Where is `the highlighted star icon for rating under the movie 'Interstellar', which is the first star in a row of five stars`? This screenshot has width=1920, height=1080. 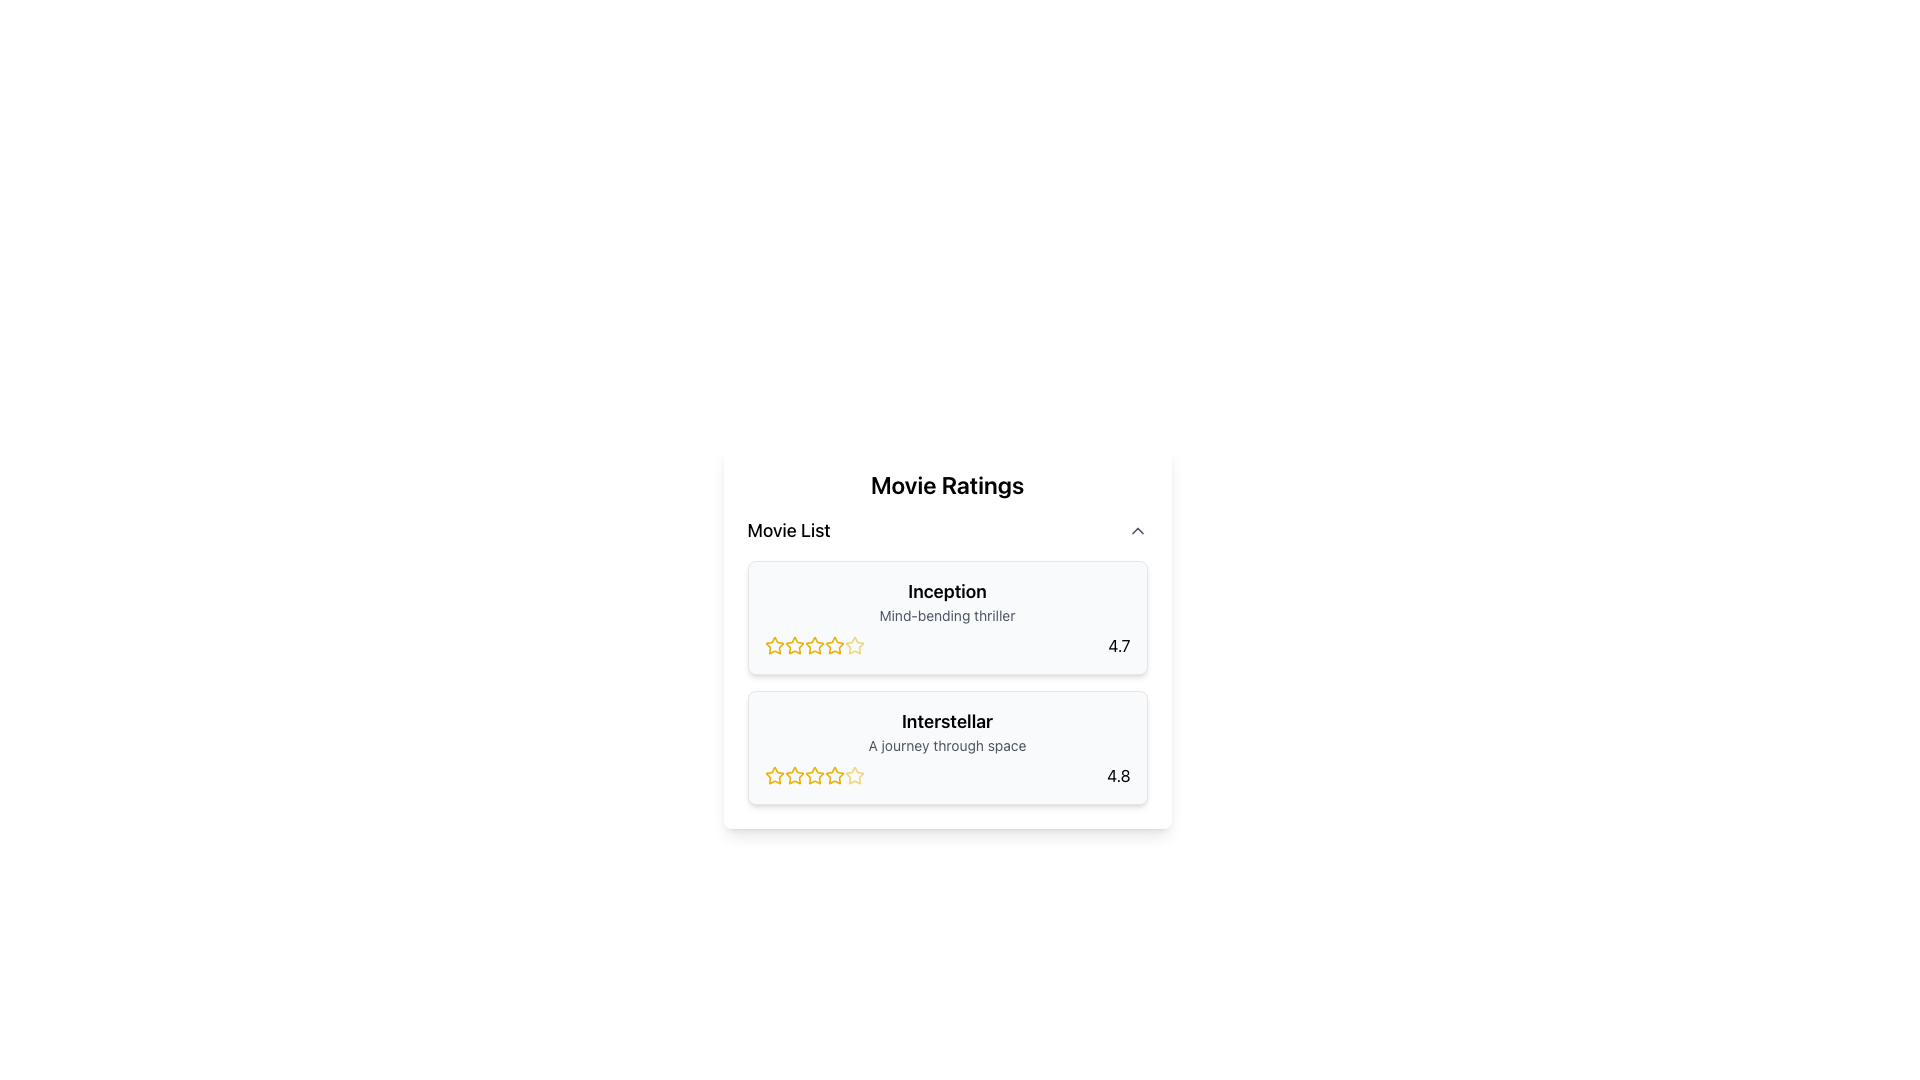
the highlighted star icon for rating under the movie 'Interstellar', which is the first star in a row of five stars is located at coordinates (773, 774).